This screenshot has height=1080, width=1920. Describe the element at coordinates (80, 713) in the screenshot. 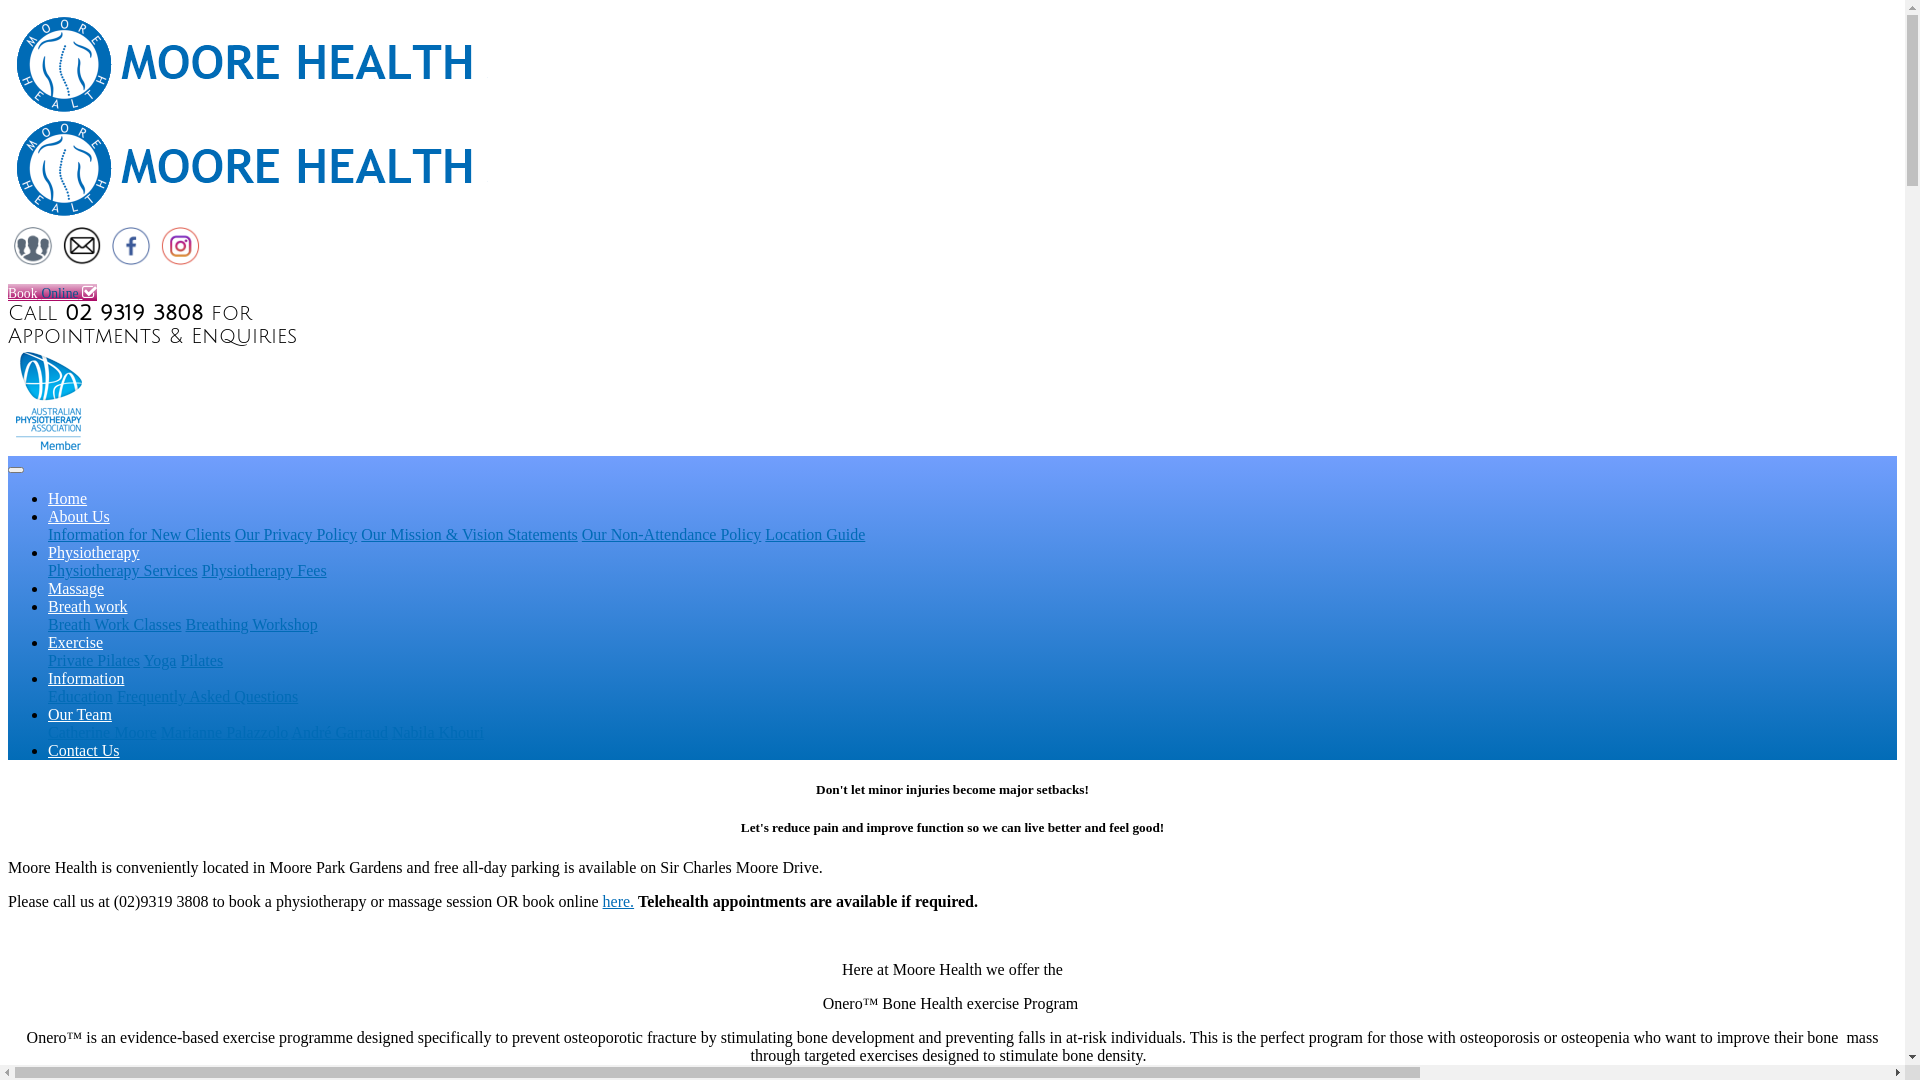

I see `'Our Team'` at that location.